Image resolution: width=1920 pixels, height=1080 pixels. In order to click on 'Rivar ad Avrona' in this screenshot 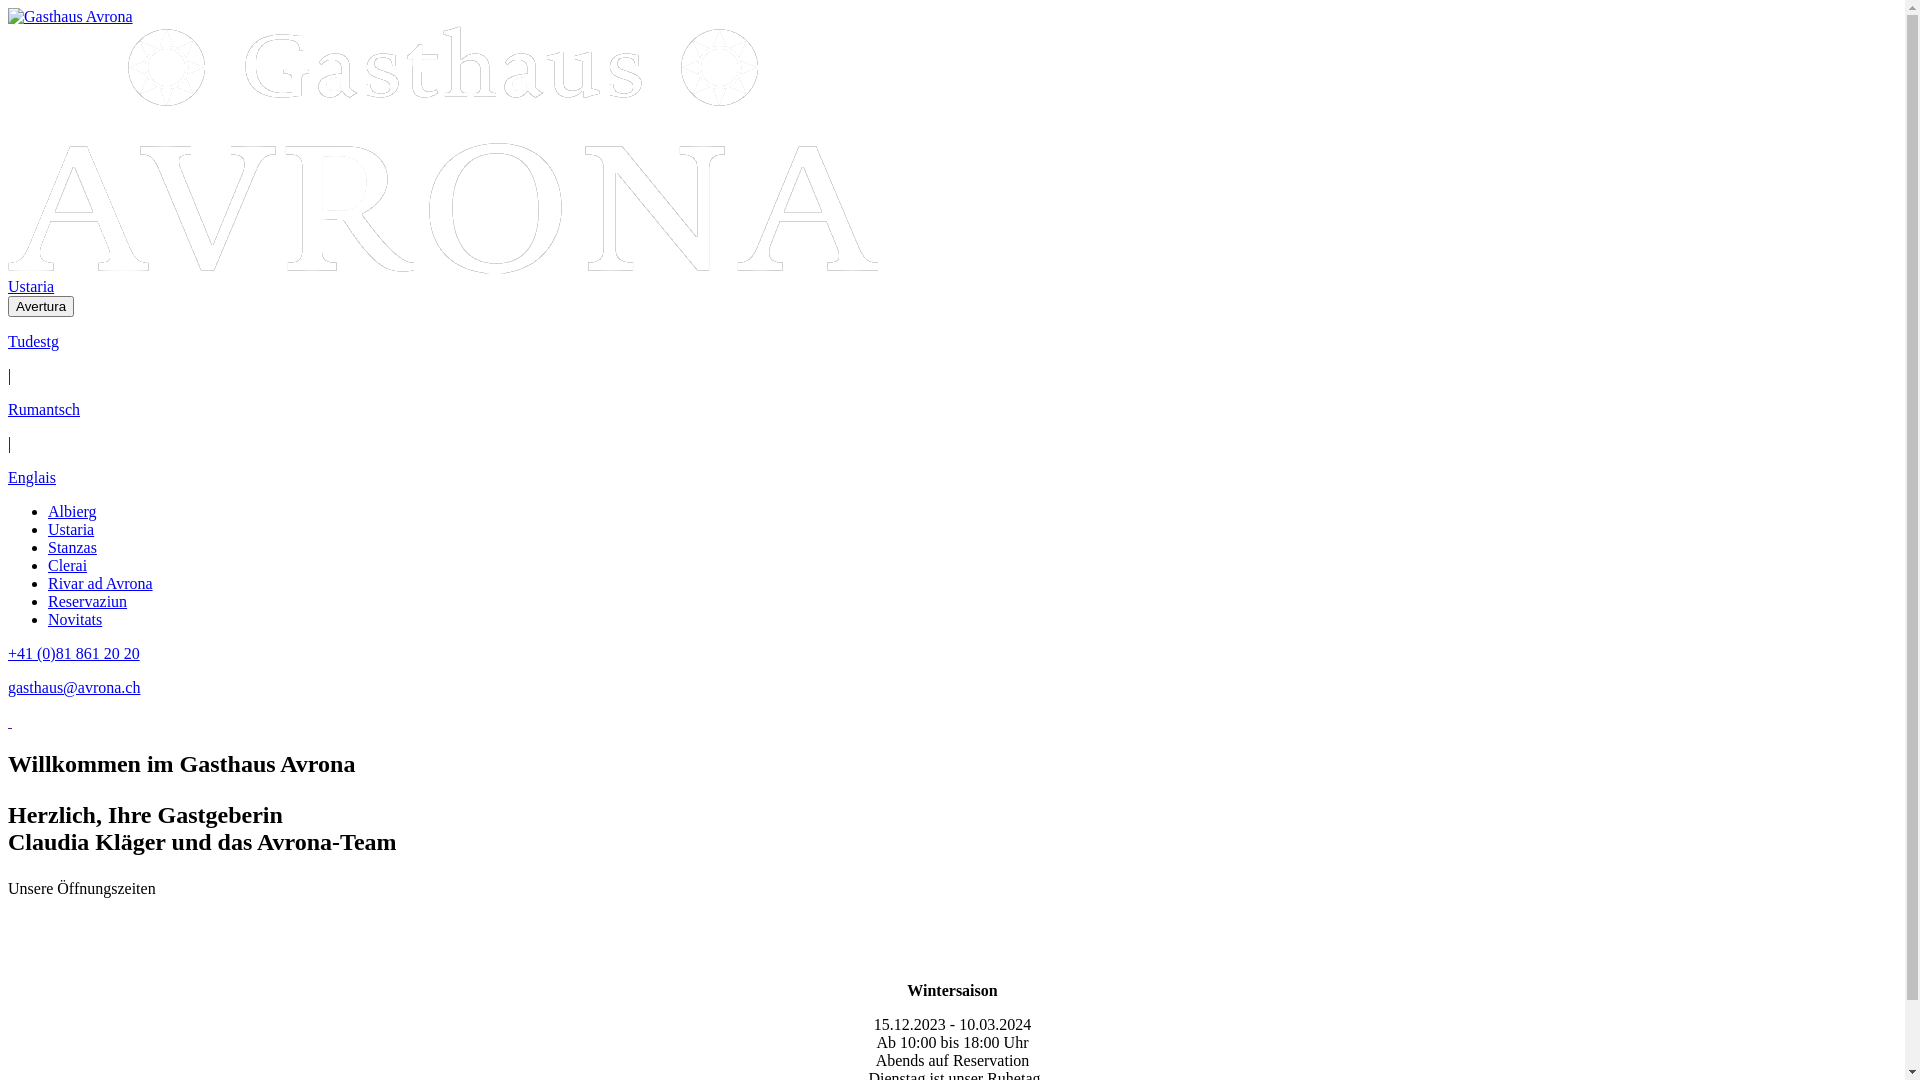, I will do `click(99, 583)`.